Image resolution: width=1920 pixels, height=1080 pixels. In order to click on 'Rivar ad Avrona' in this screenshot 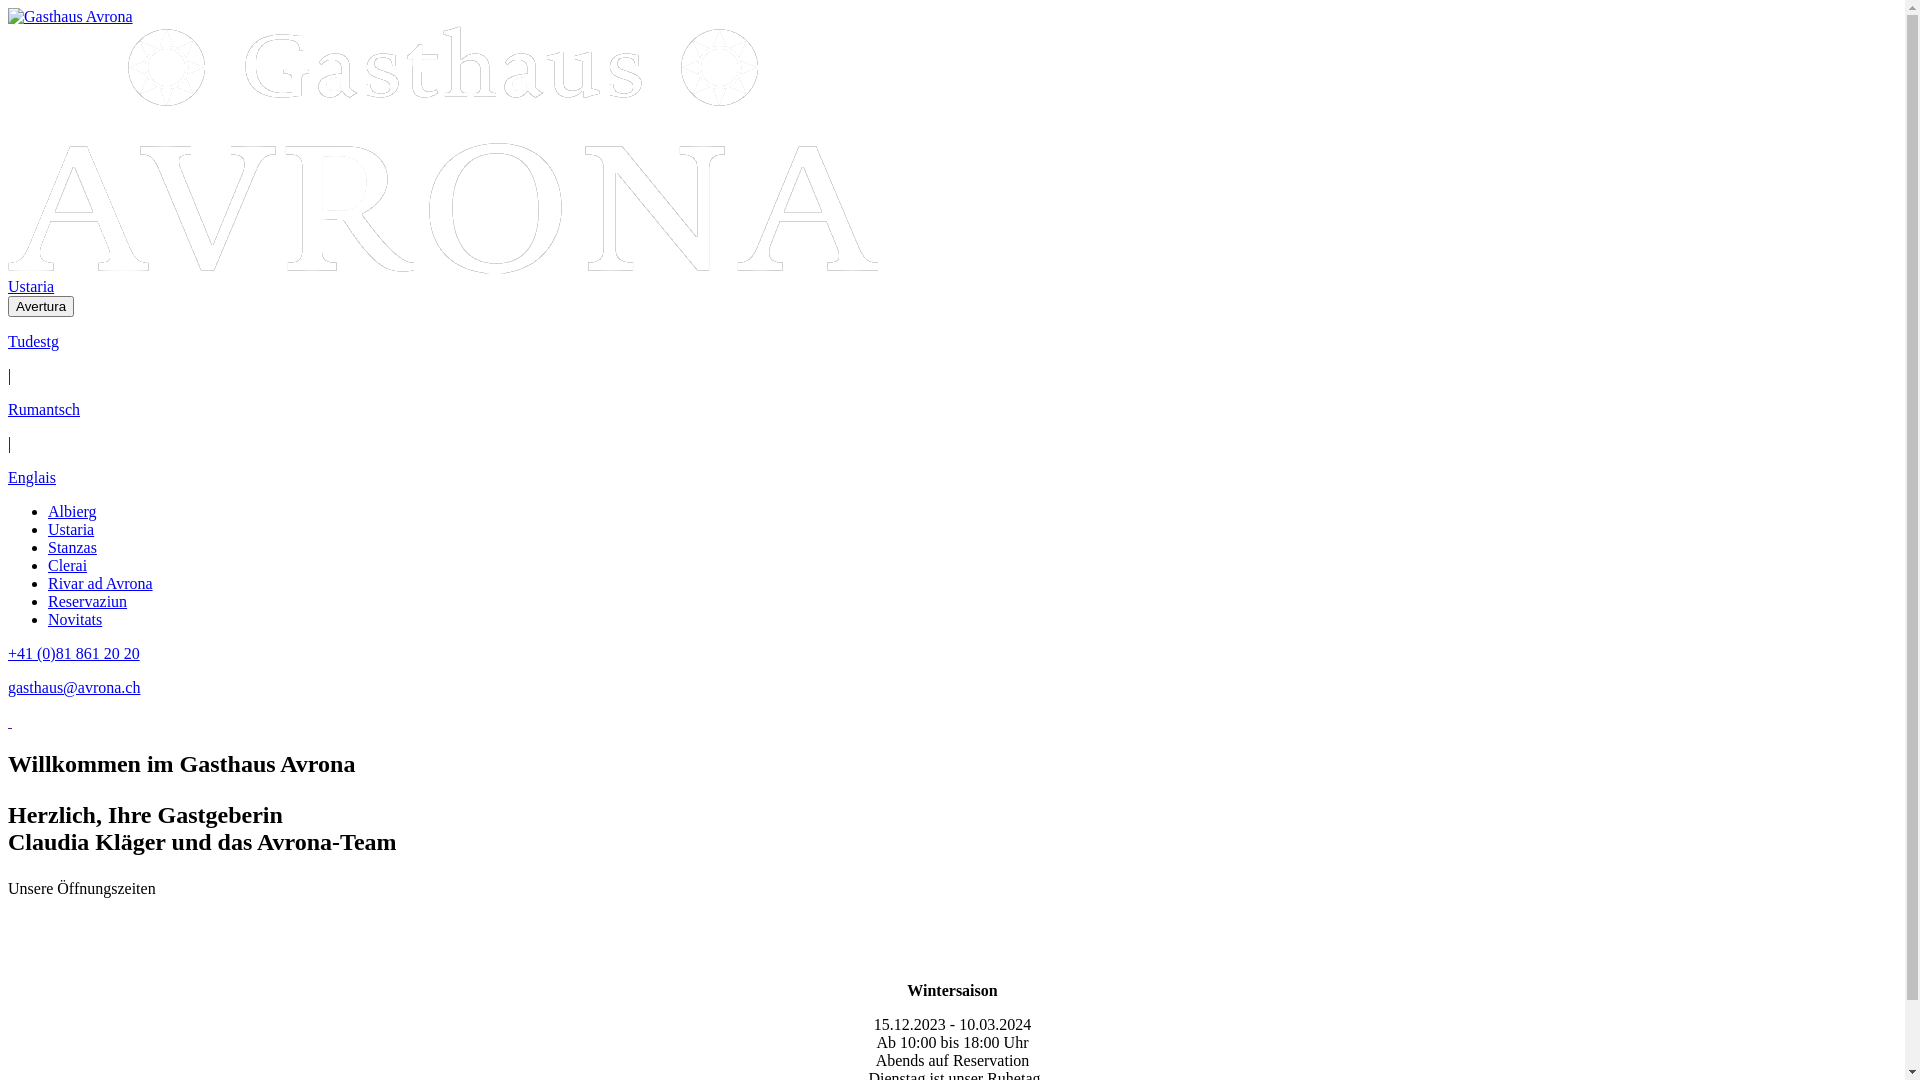, I will do `click(99, 583)`.